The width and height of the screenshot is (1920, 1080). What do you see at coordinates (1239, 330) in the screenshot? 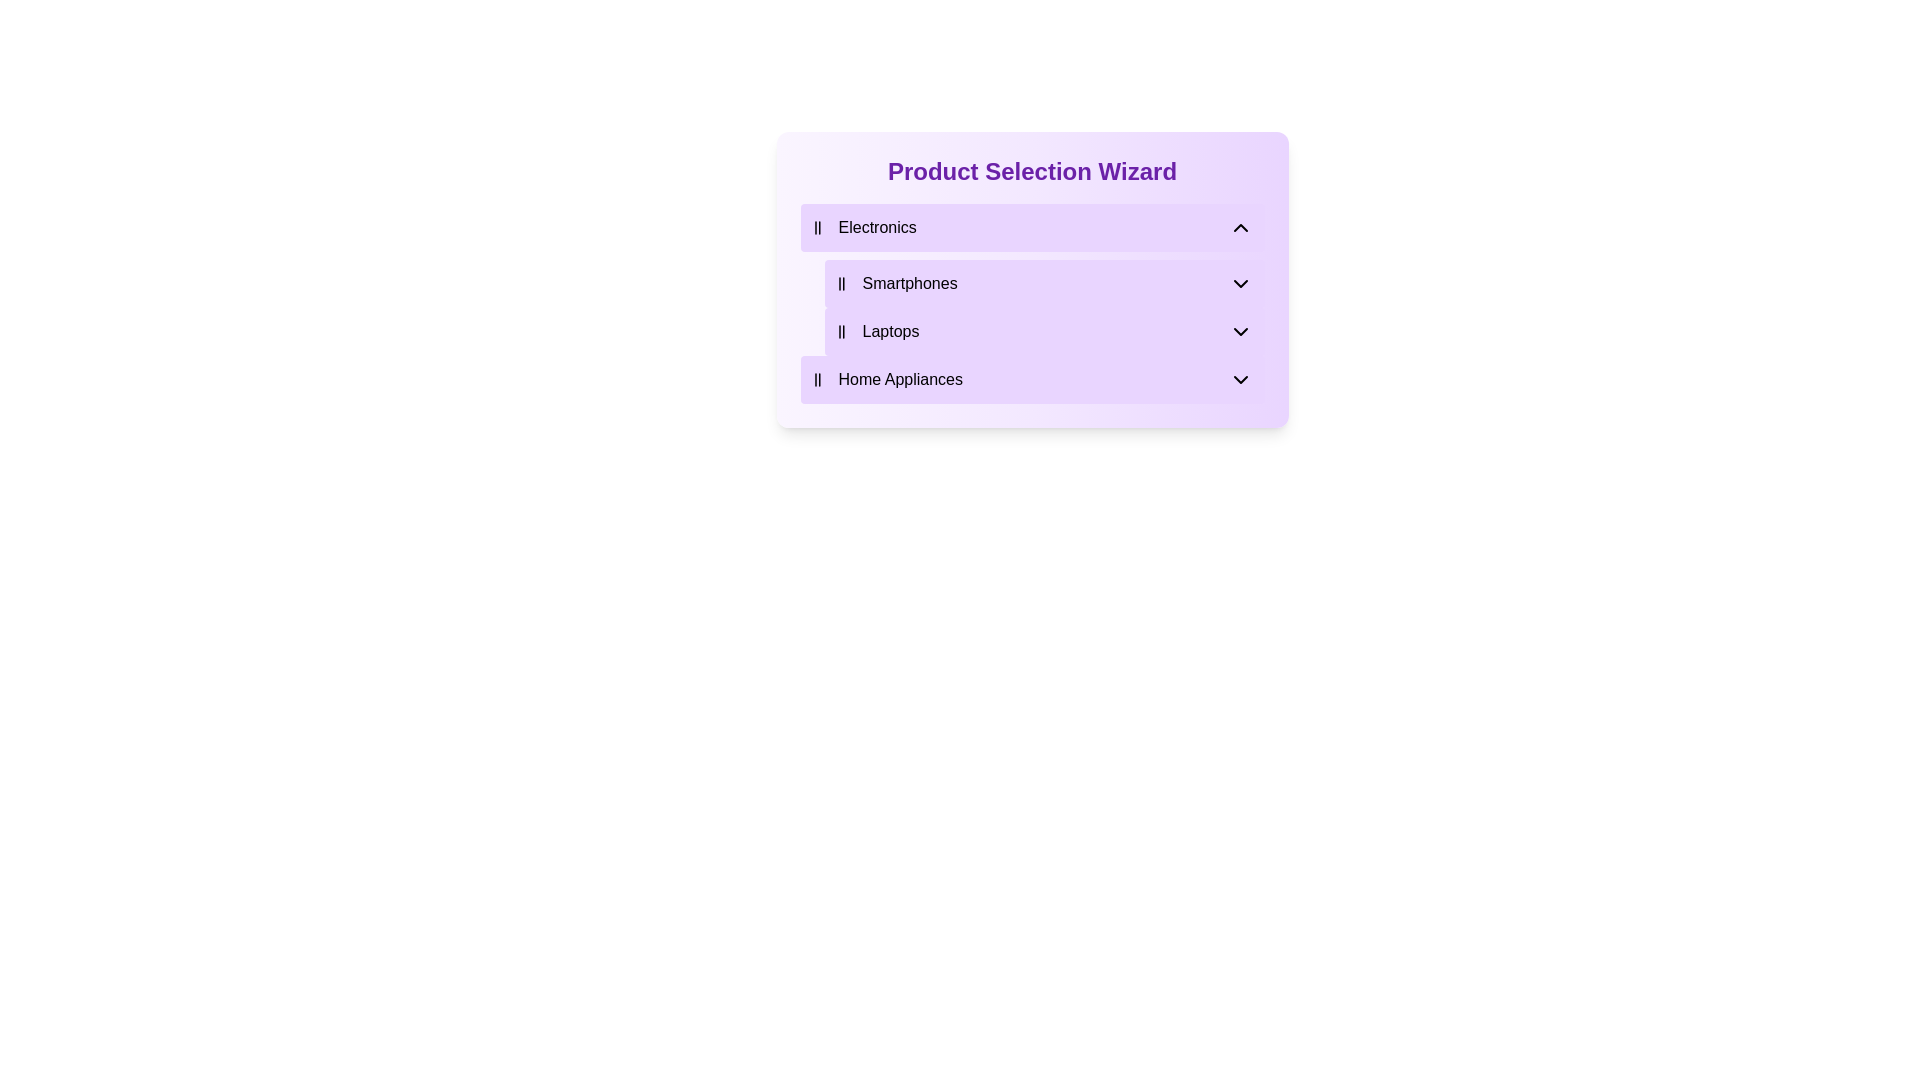
I see `the toggle icon for the 'Laptops' category, located on the far right side of the 'Laptops' list item` at bounding box center [1239, 330].